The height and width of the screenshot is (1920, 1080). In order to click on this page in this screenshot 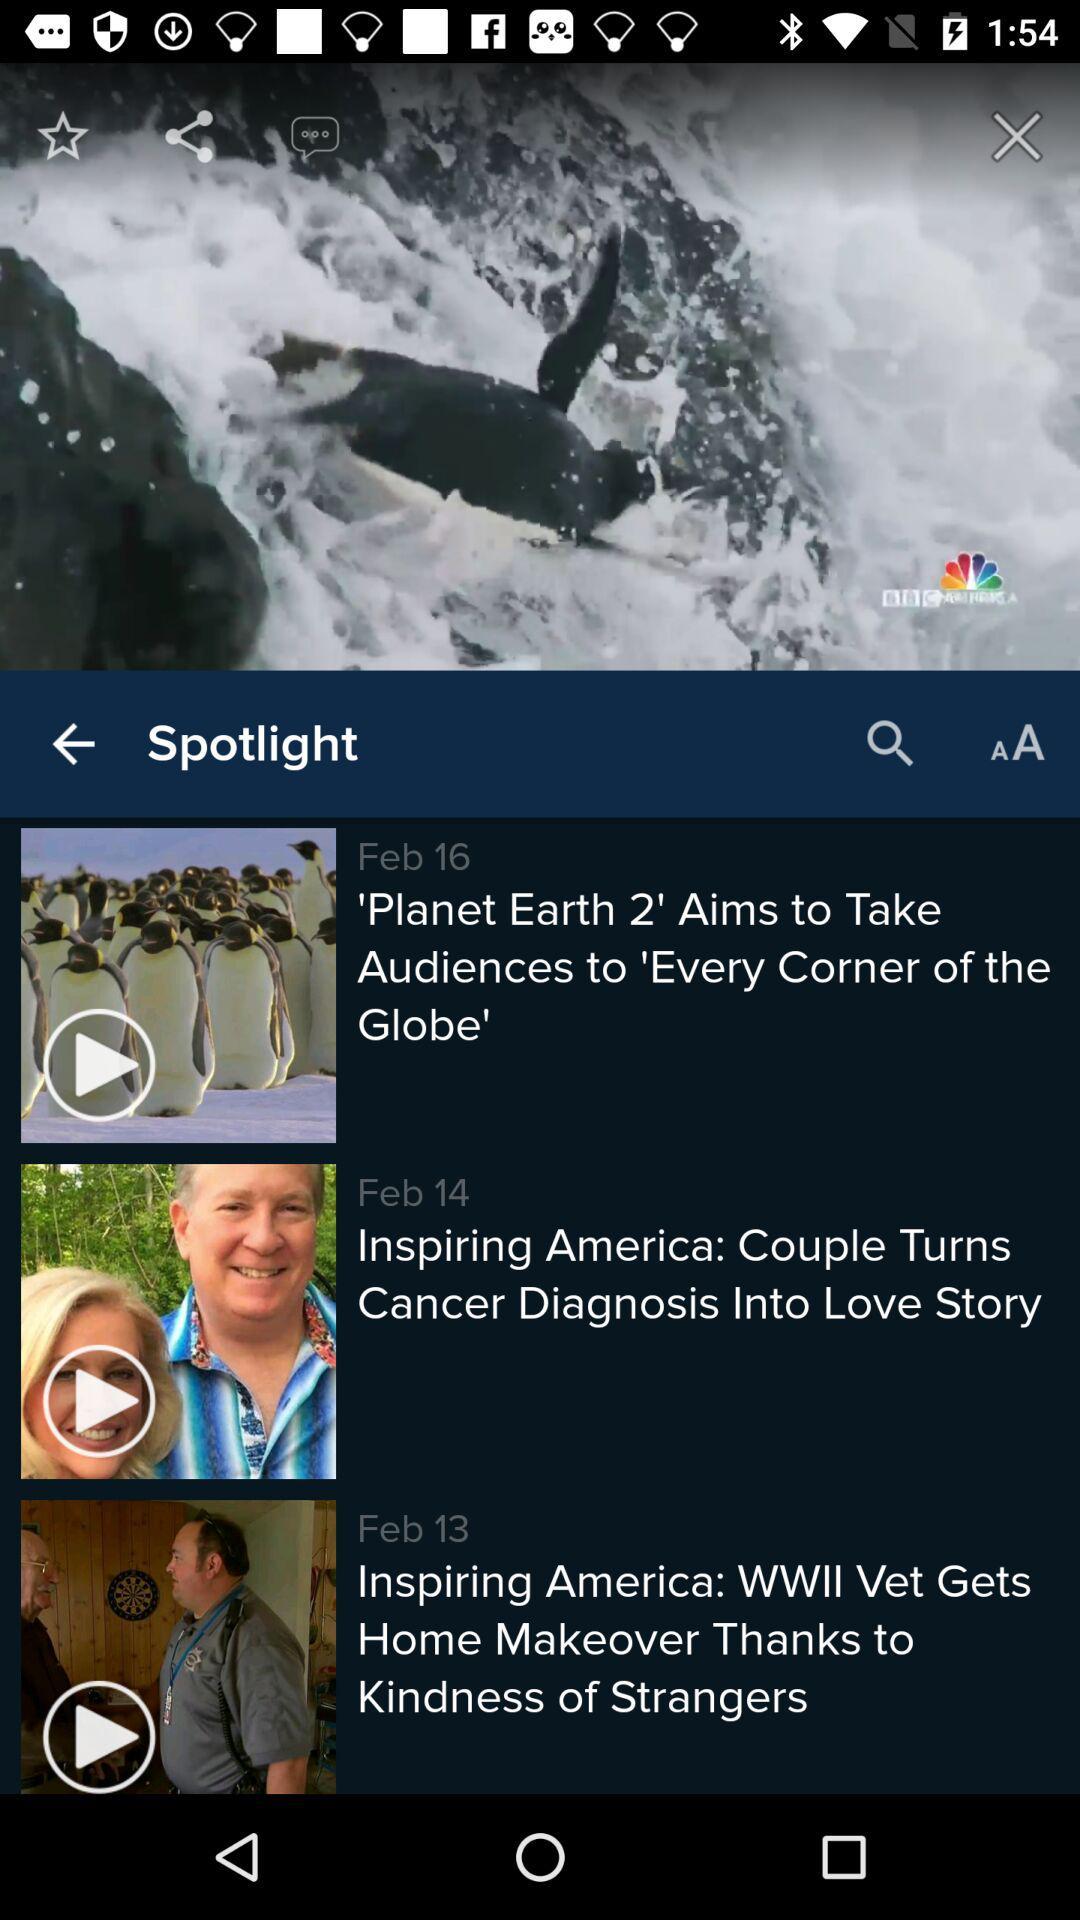, I will do `click(1017, 135)`.